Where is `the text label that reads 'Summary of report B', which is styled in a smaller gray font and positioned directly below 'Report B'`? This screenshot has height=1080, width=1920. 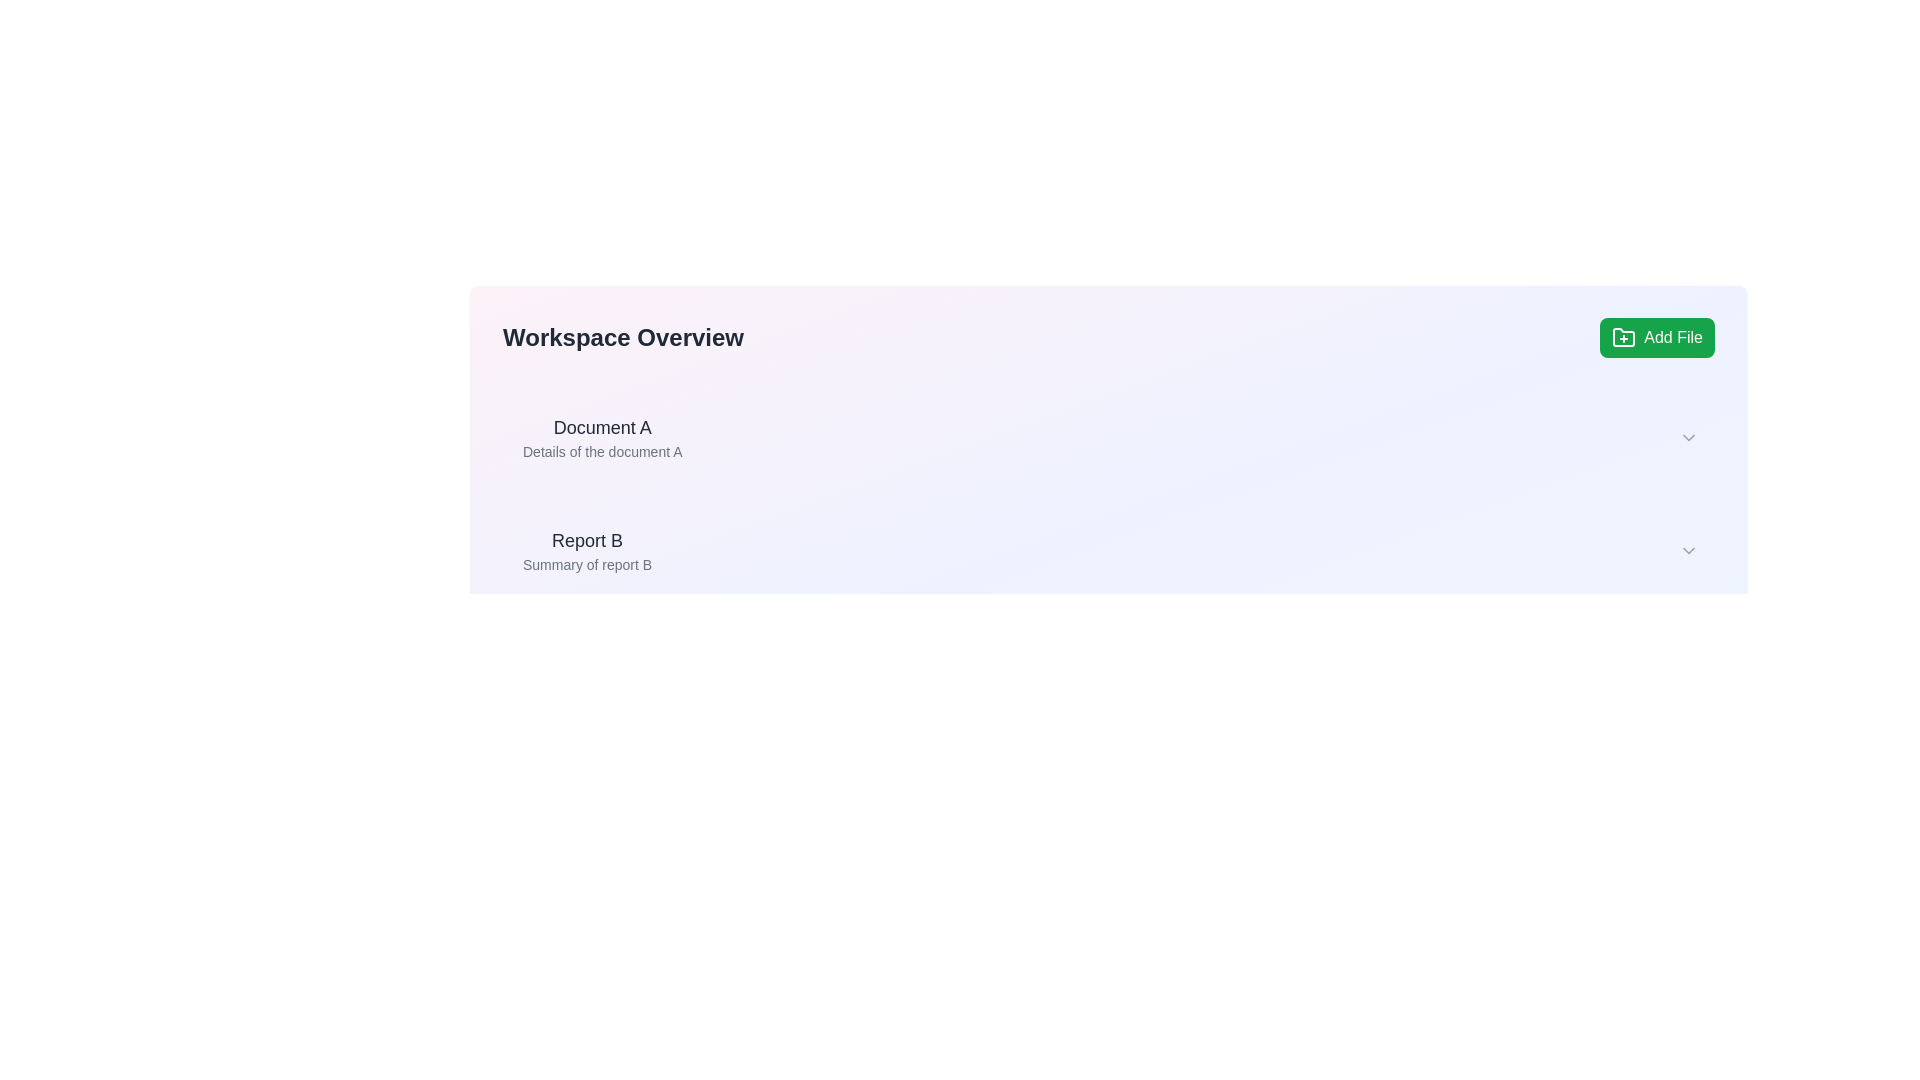
the text label that reads 'Summary of report B', which is styled in a smaller gray font and positioned directly below 'Report B' is located at coordinates (586, 564).